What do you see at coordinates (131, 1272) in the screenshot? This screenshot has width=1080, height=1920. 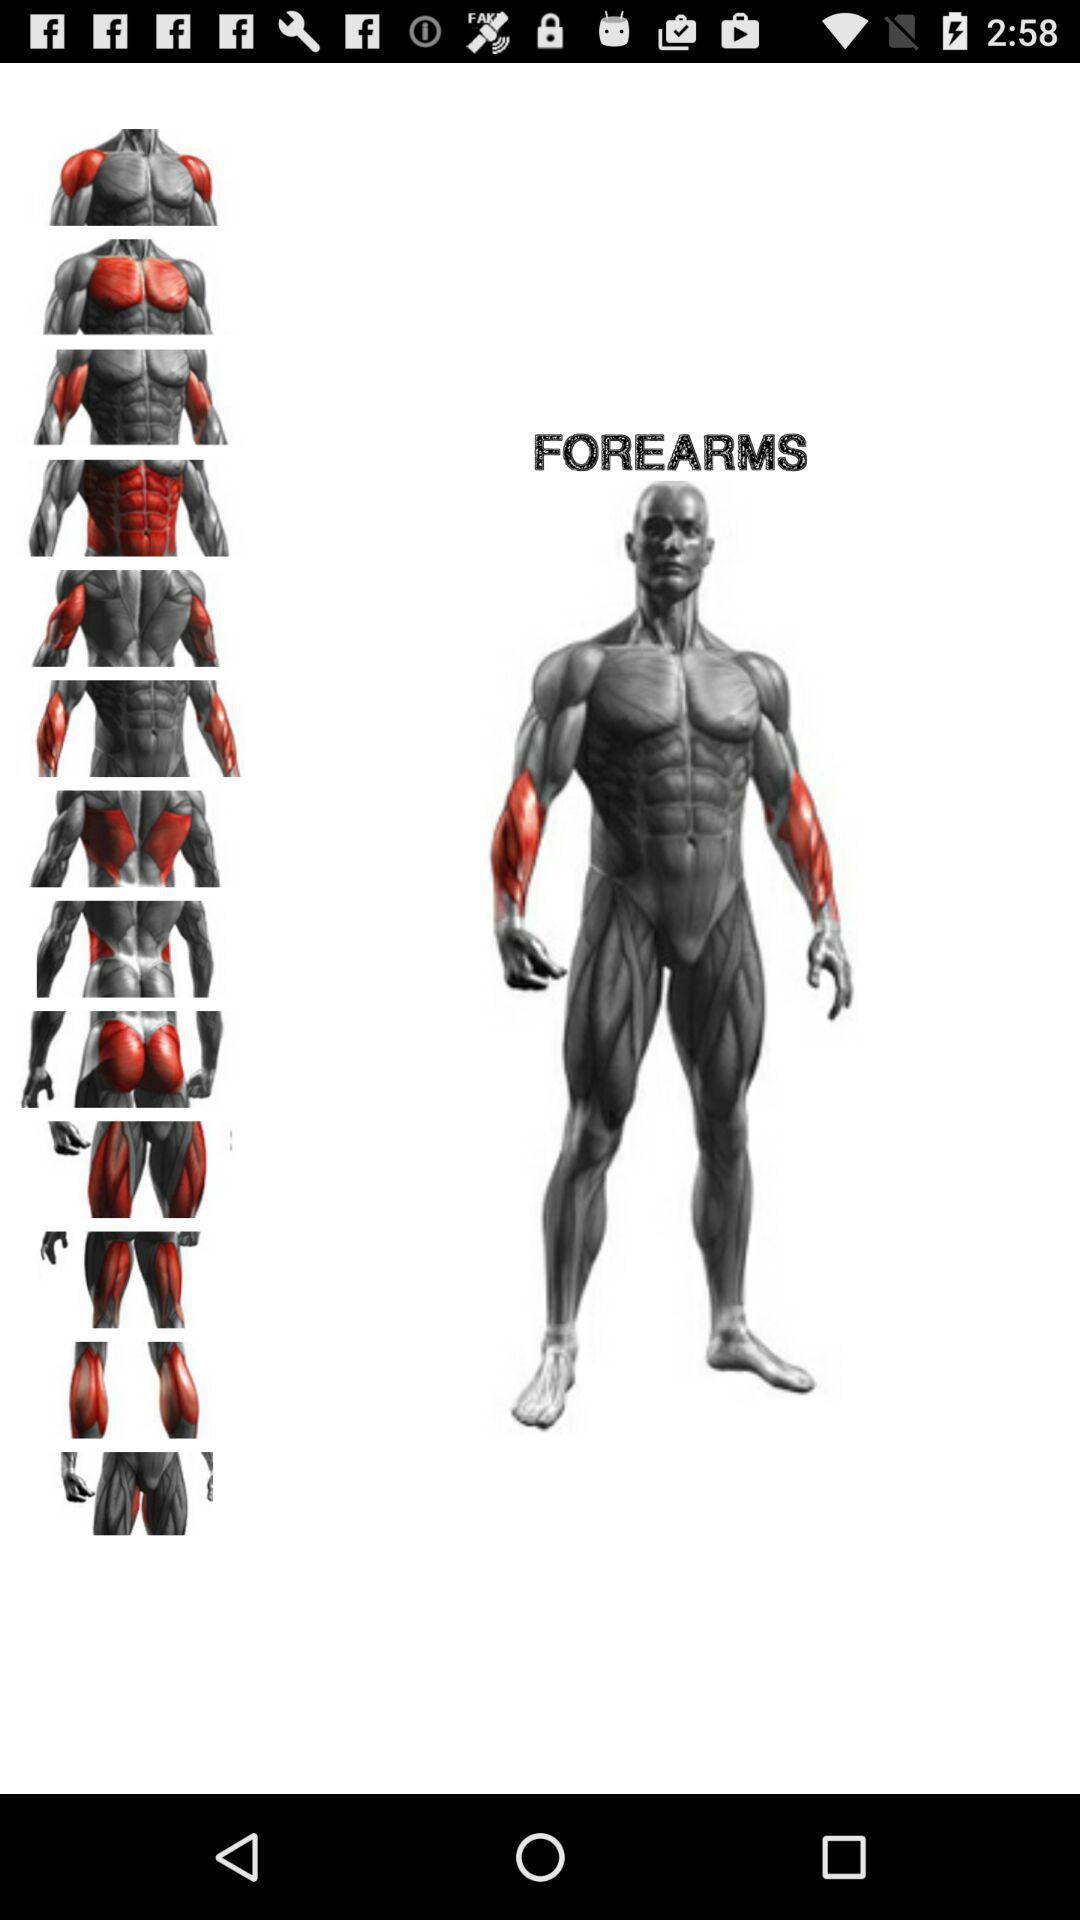 I see `hamstrings` at bounding box center [131, 1272].